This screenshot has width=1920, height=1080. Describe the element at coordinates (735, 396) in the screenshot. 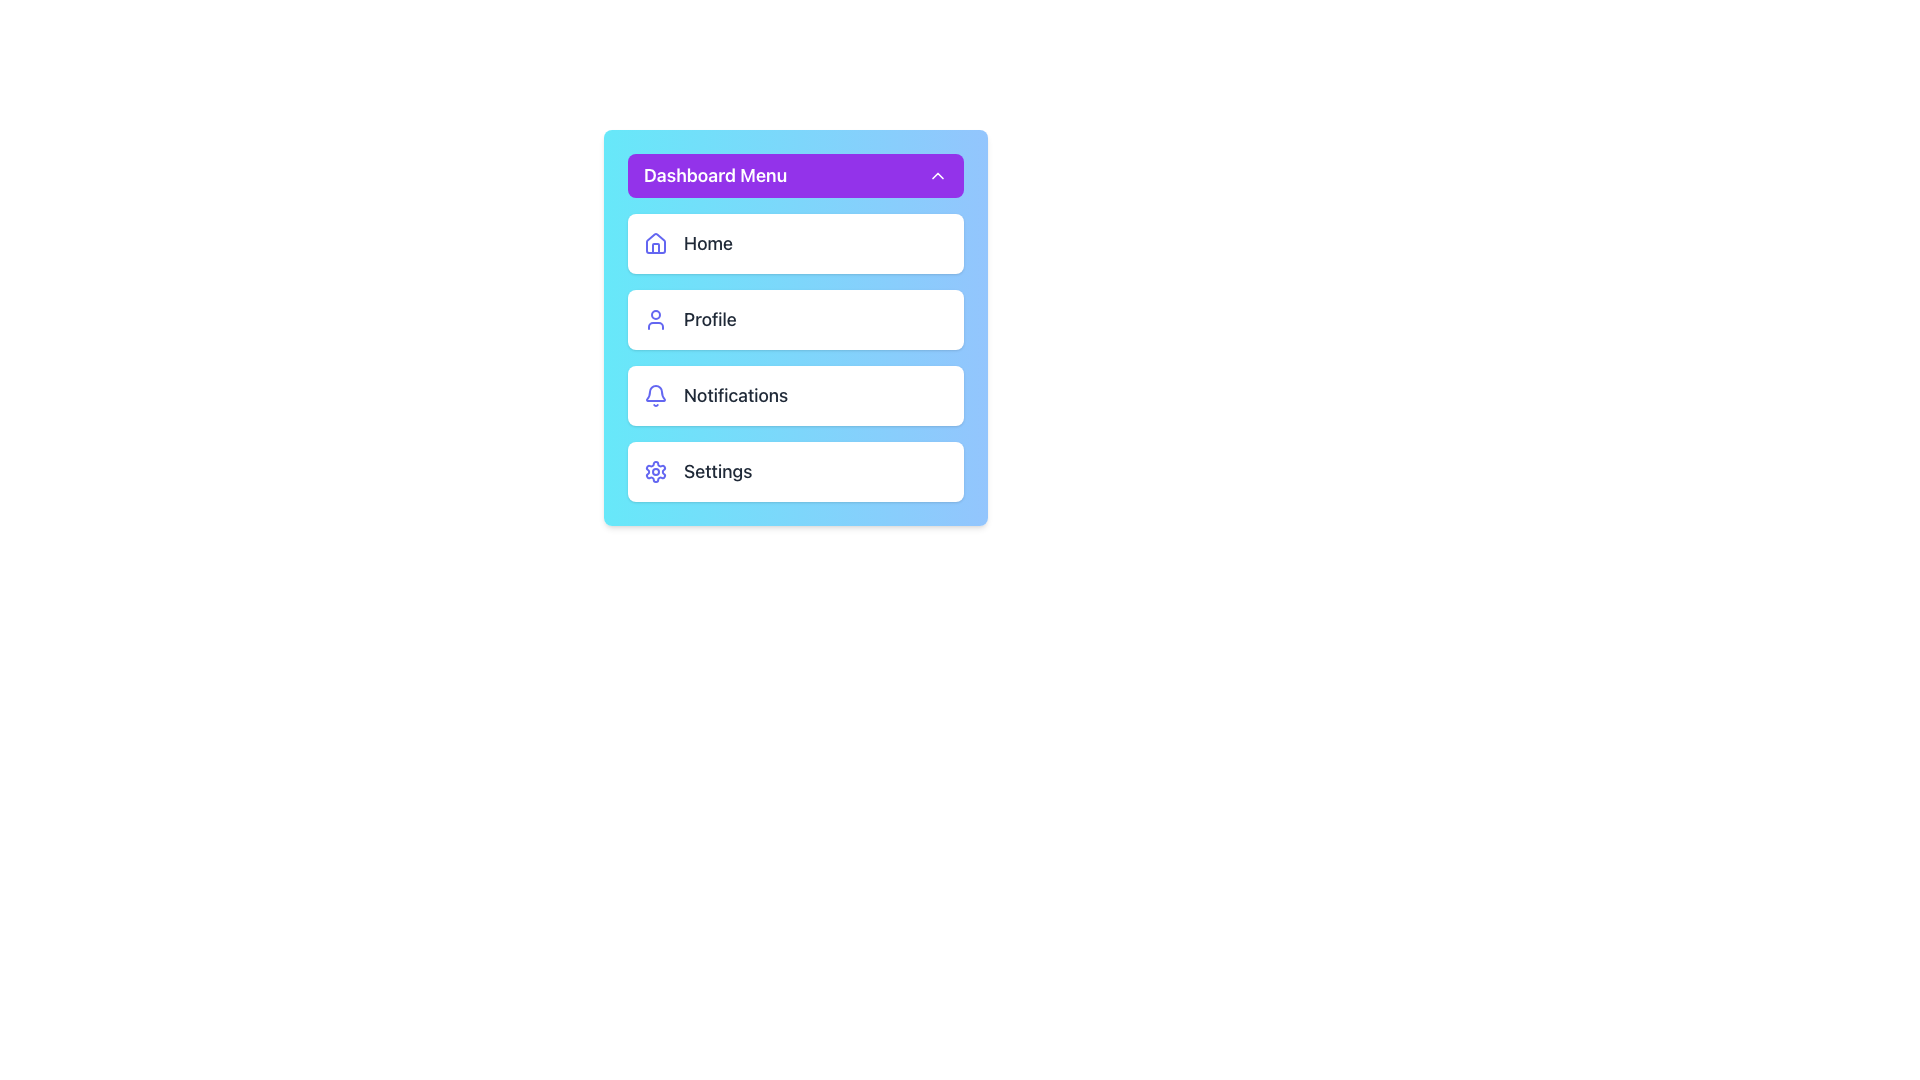

I see `the 'Notifications' text element, which is a bold, medium-large dark gray text located in the menu list between 'Profile' and 'Settings'` at that location.